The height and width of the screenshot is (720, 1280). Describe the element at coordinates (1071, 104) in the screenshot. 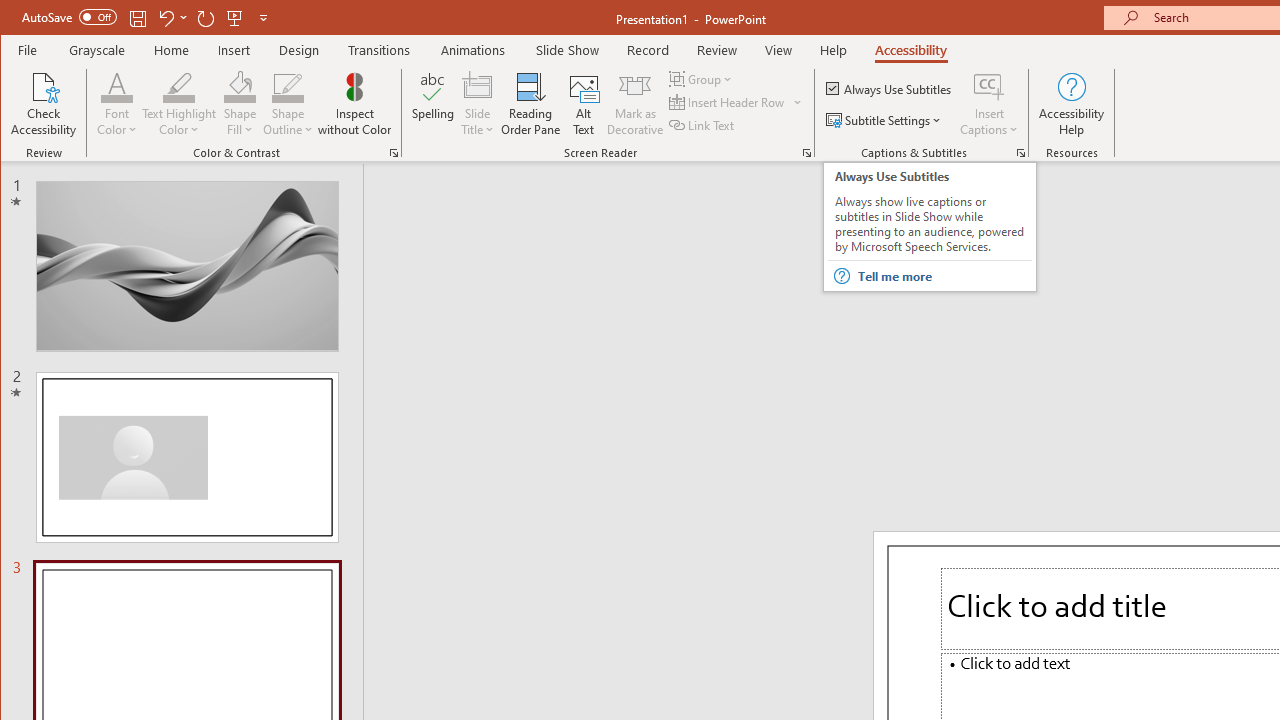

I see `'Accessibility Help'` at that location.